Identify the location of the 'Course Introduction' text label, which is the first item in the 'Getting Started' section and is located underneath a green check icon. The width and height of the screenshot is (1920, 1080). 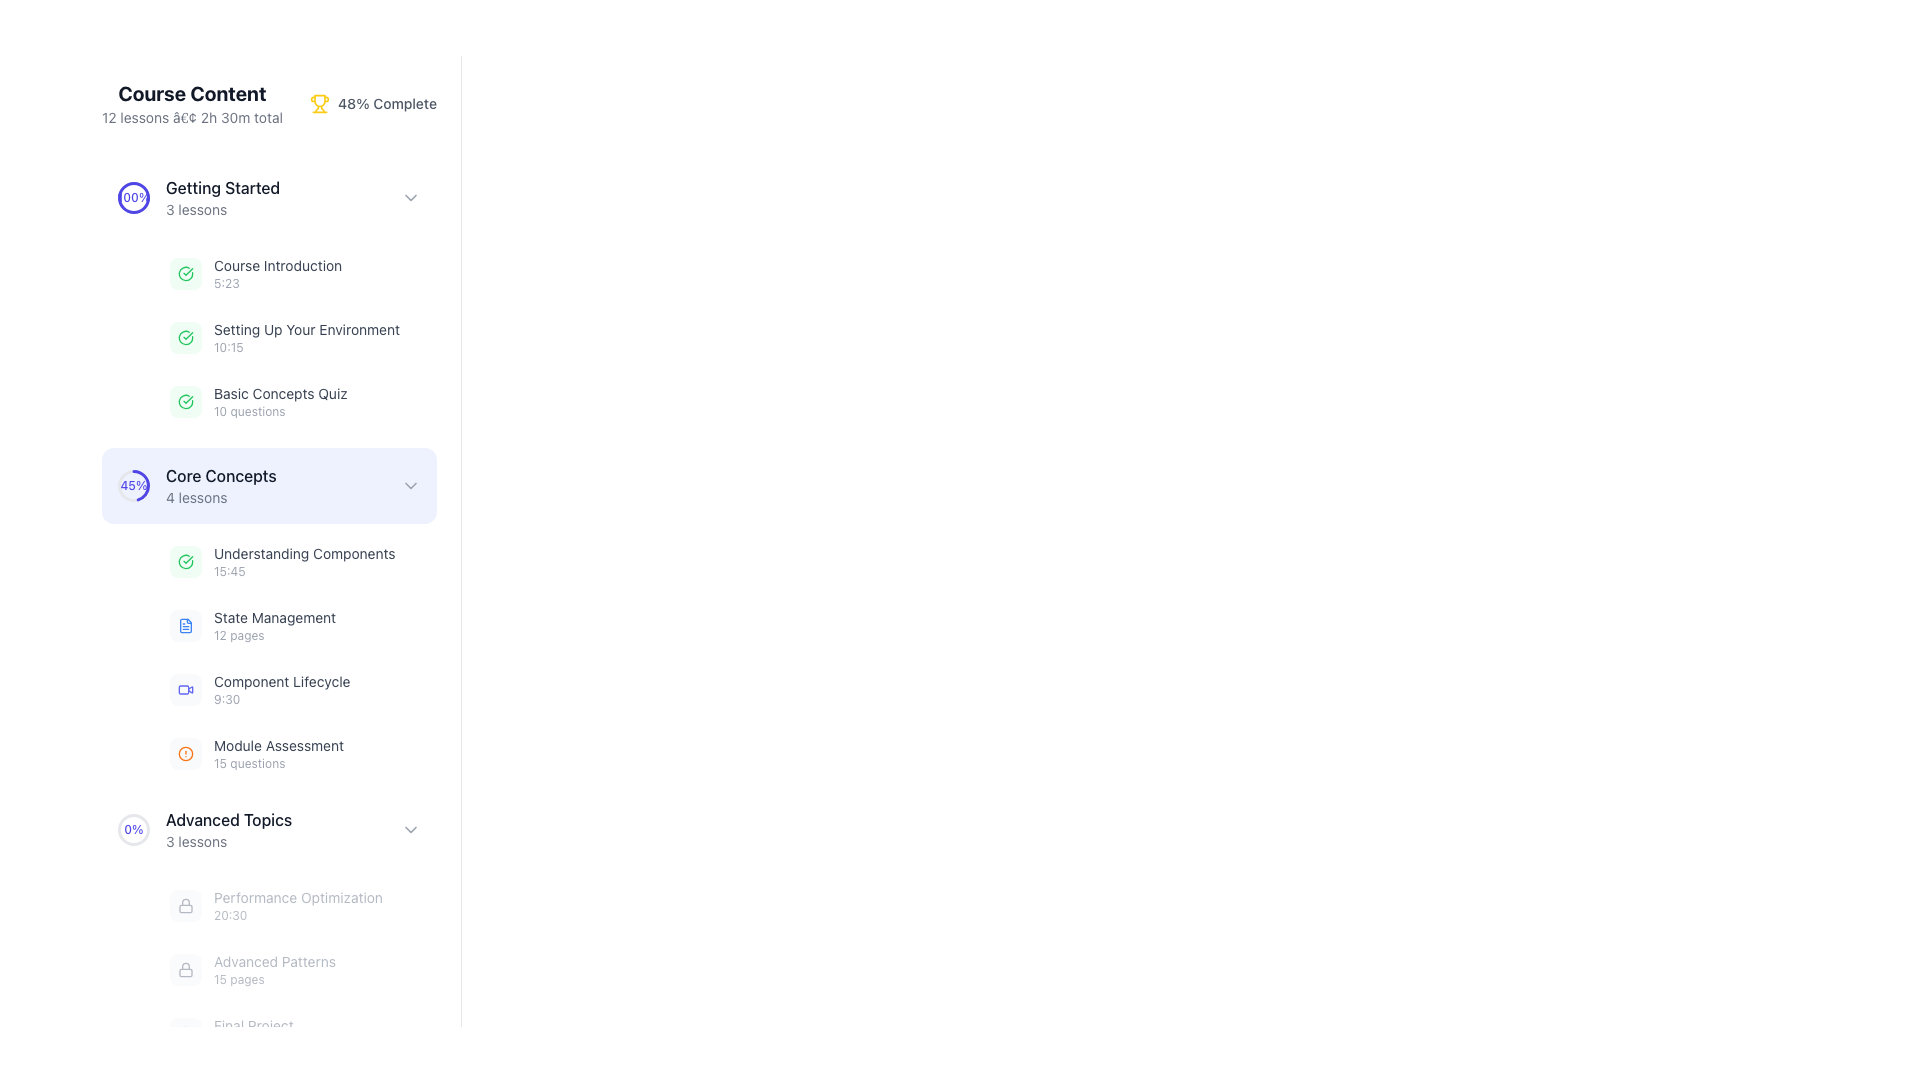
(277, 273).